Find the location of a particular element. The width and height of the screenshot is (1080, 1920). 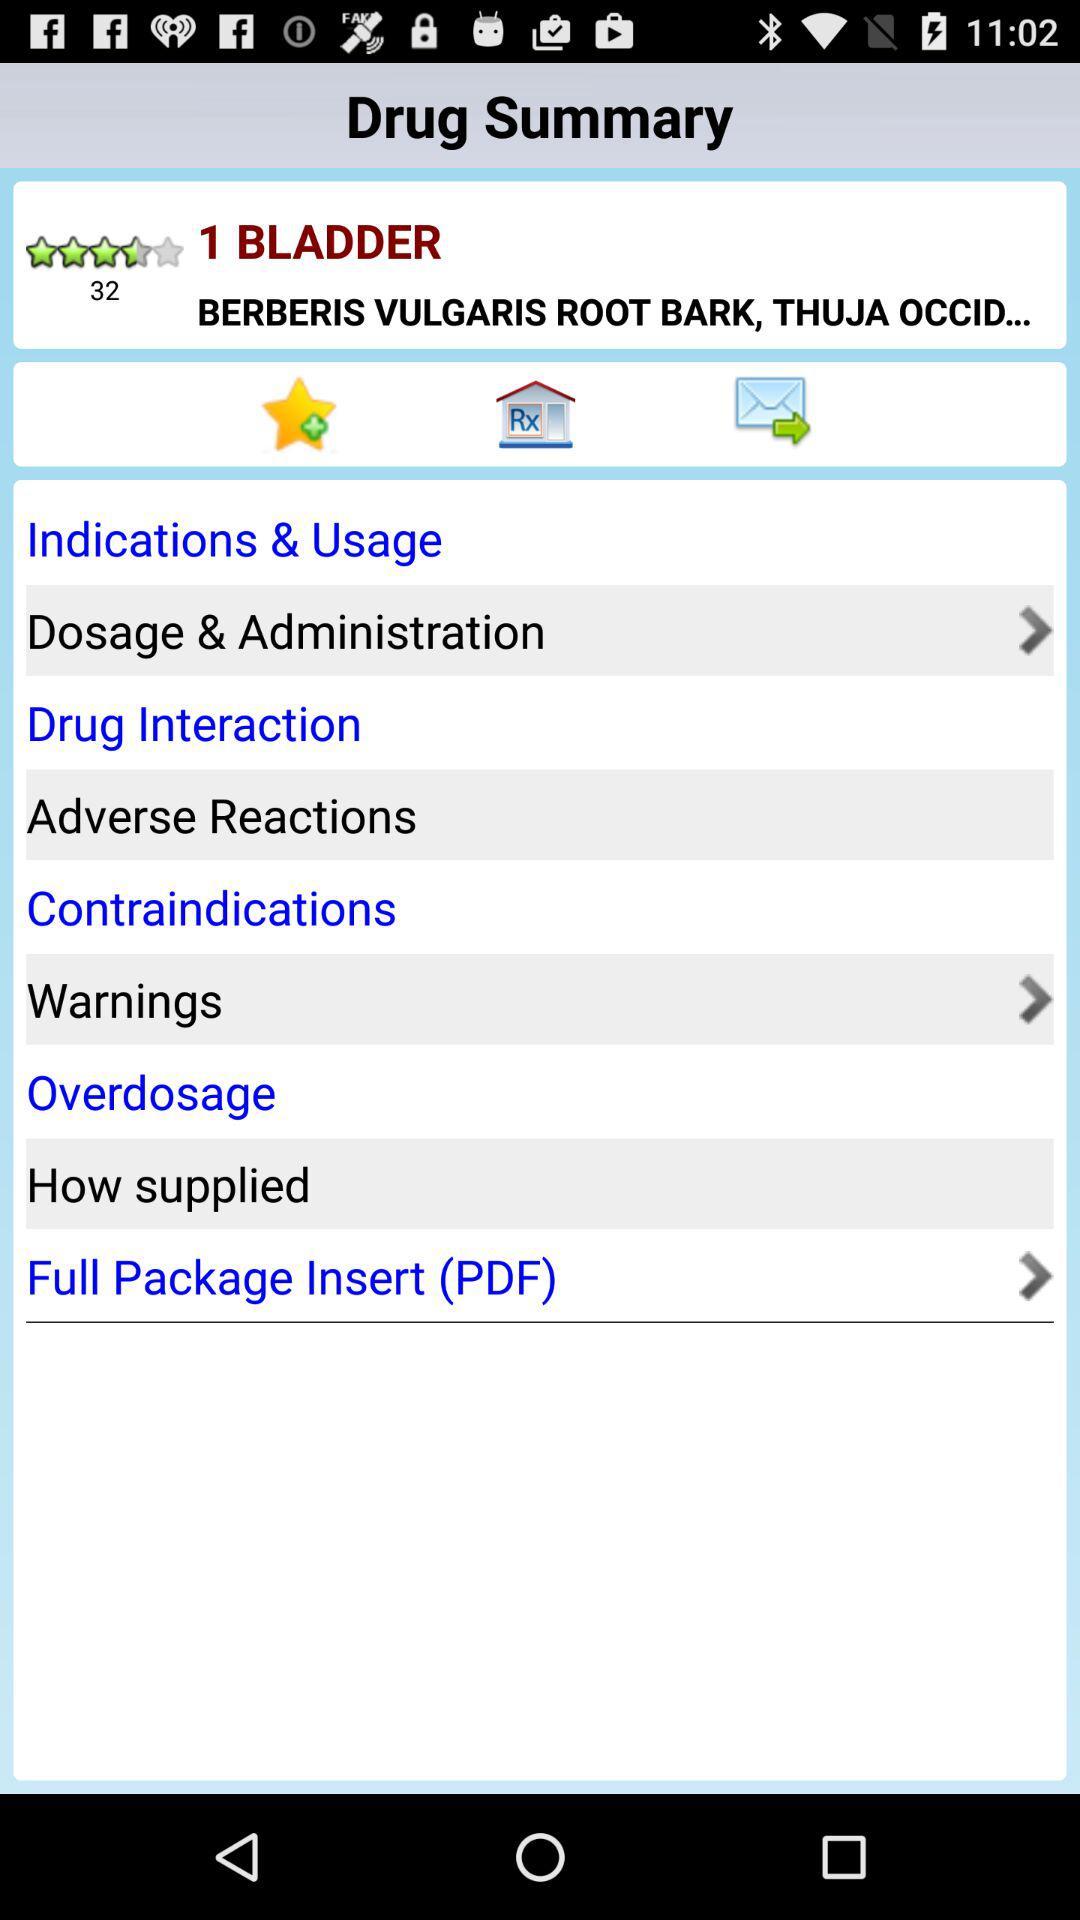

the dosage & administration item is located at coordinates (515, 629).